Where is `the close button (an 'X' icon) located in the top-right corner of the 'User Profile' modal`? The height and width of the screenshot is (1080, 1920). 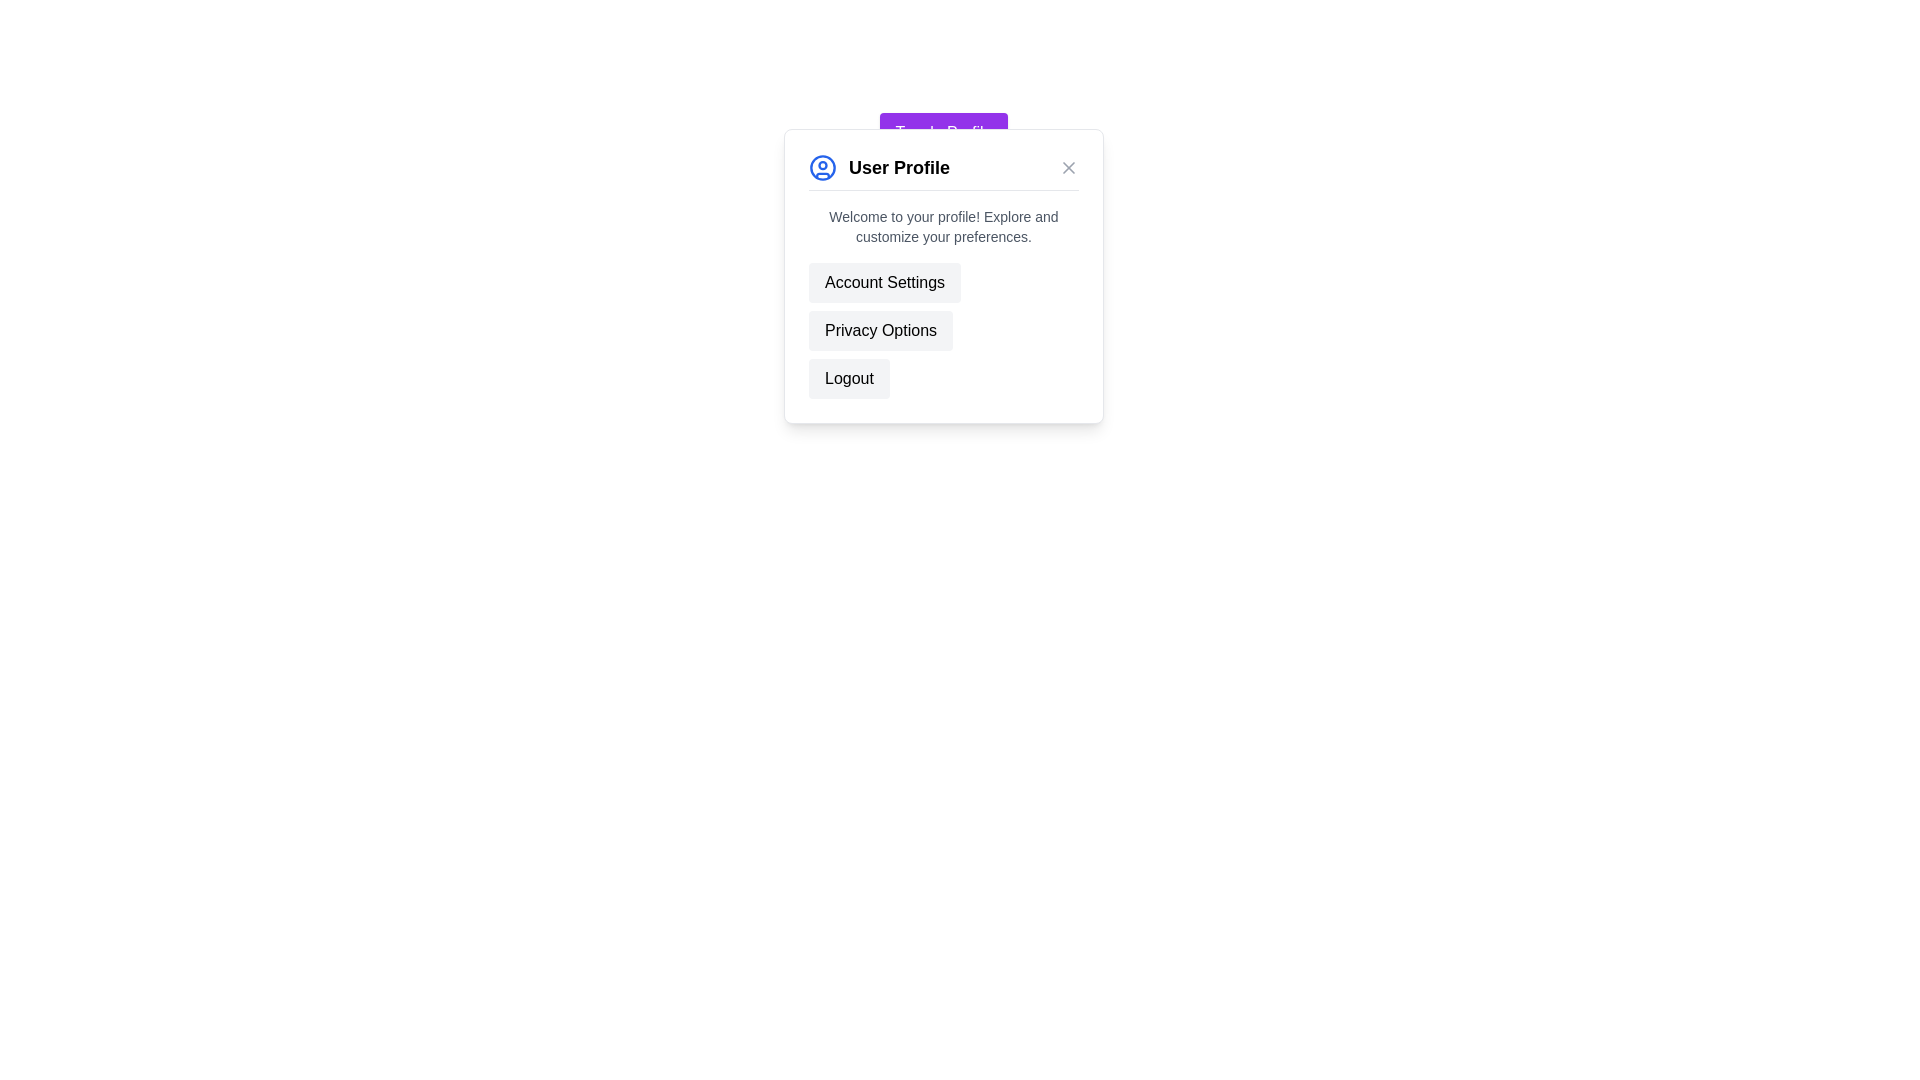 the close button (an 'X' icon) located in the top-right corner of the 'User Profile' modal is located at coordinates (1068, 167).